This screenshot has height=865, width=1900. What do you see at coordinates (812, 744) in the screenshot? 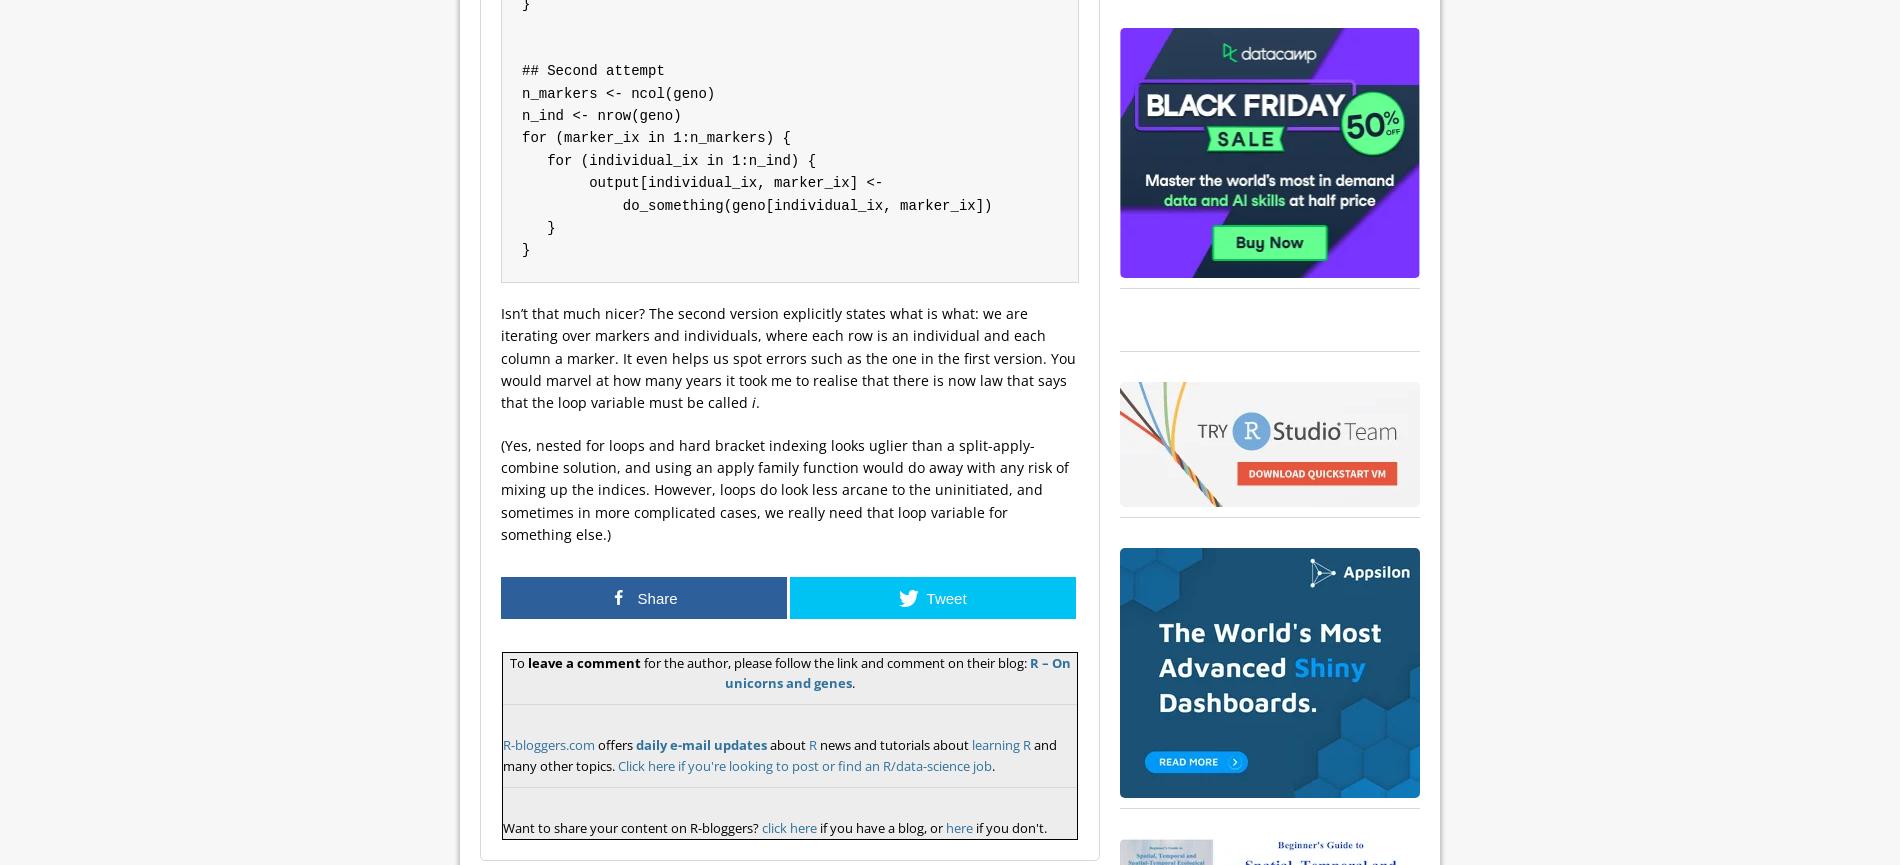
I see `'R'` at bounding box center [812, 744].